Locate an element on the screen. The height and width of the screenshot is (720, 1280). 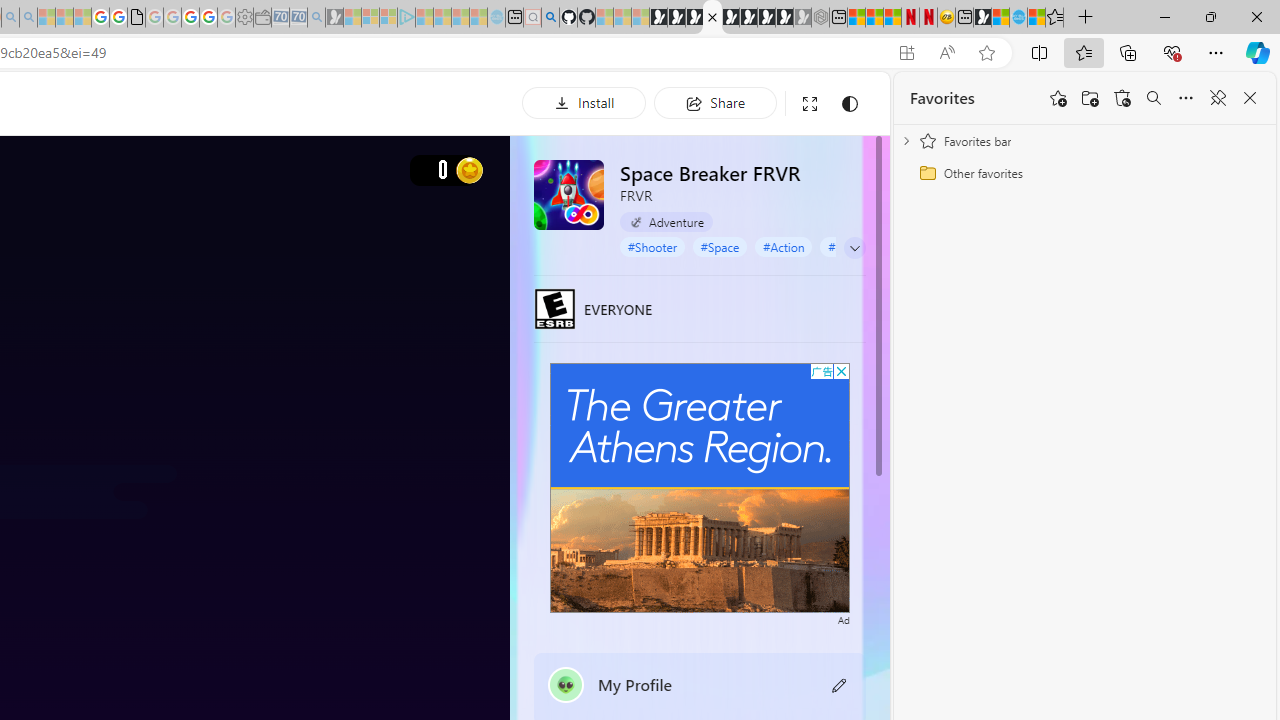
'#Shooter' is located at coordinates (652, 245).